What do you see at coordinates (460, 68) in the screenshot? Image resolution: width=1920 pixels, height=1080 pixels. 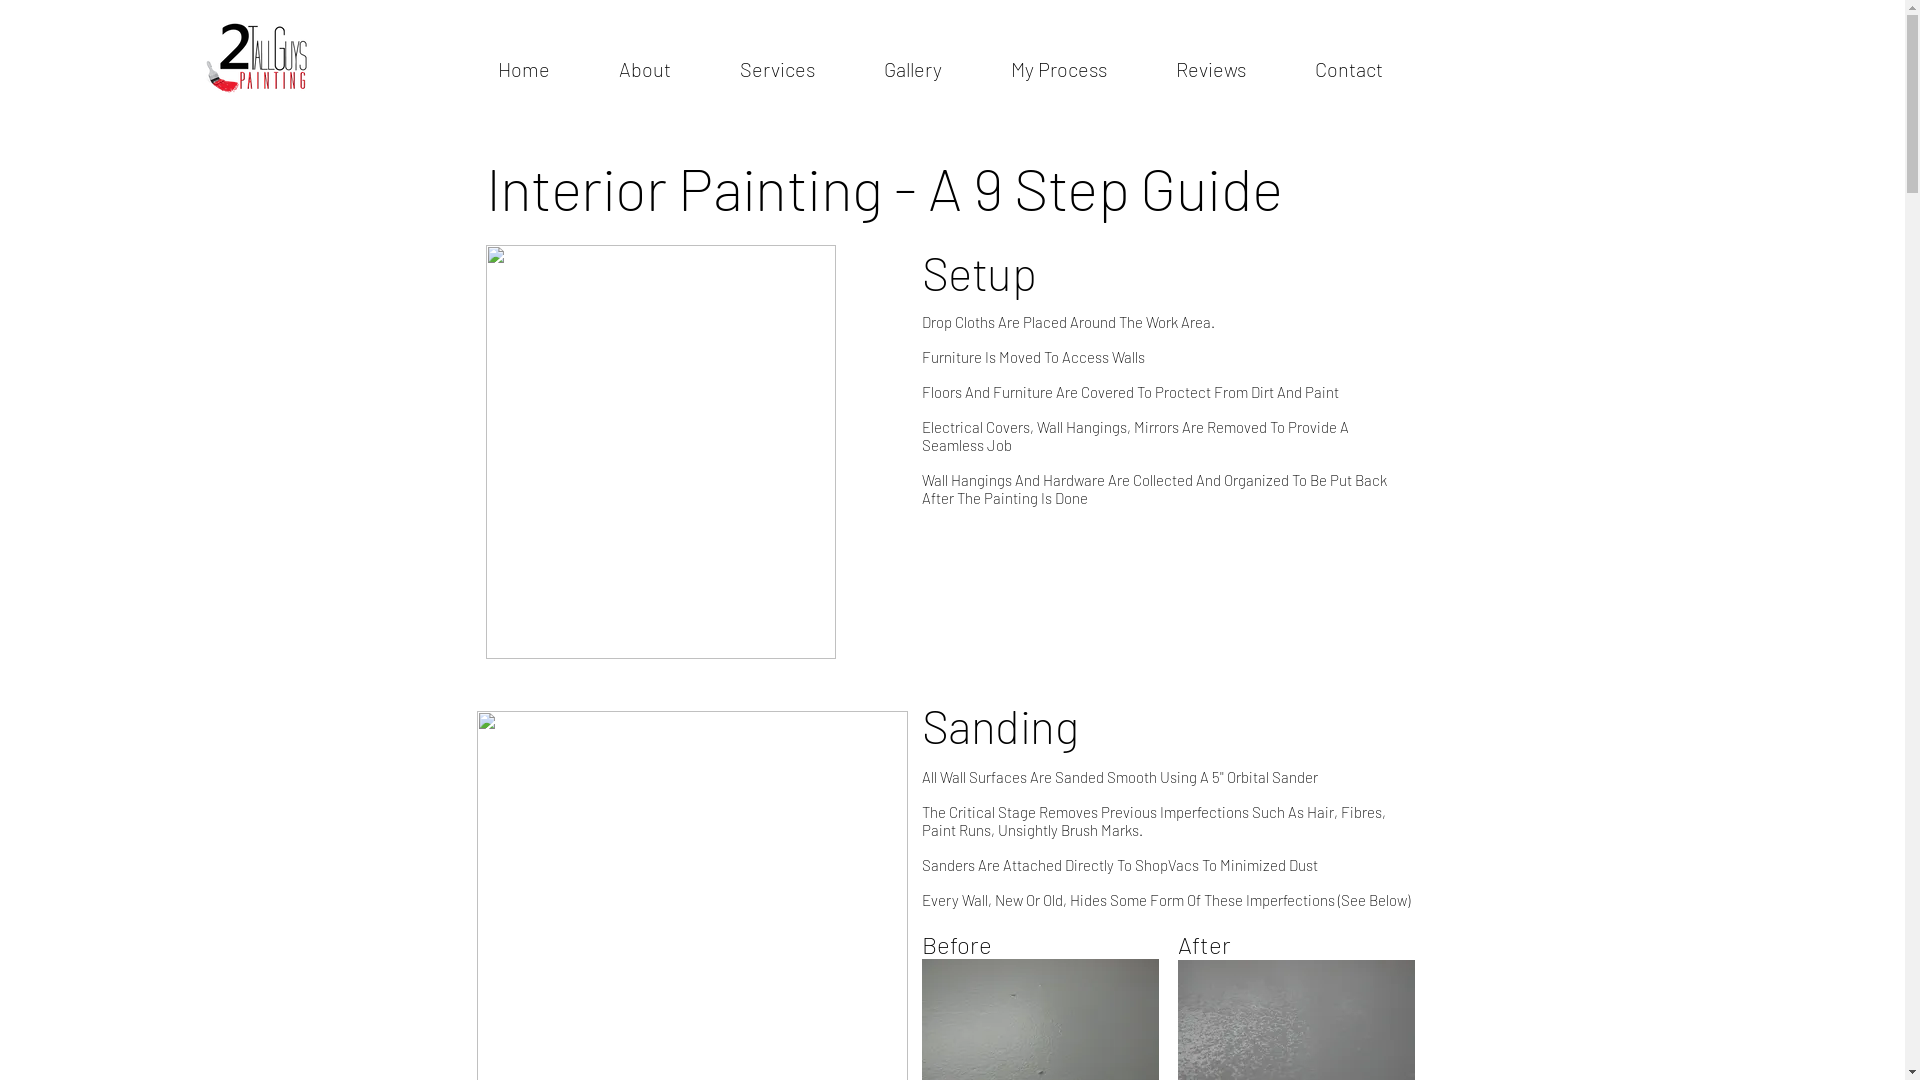 I see `'Home'` at bounding box center [460, 68].